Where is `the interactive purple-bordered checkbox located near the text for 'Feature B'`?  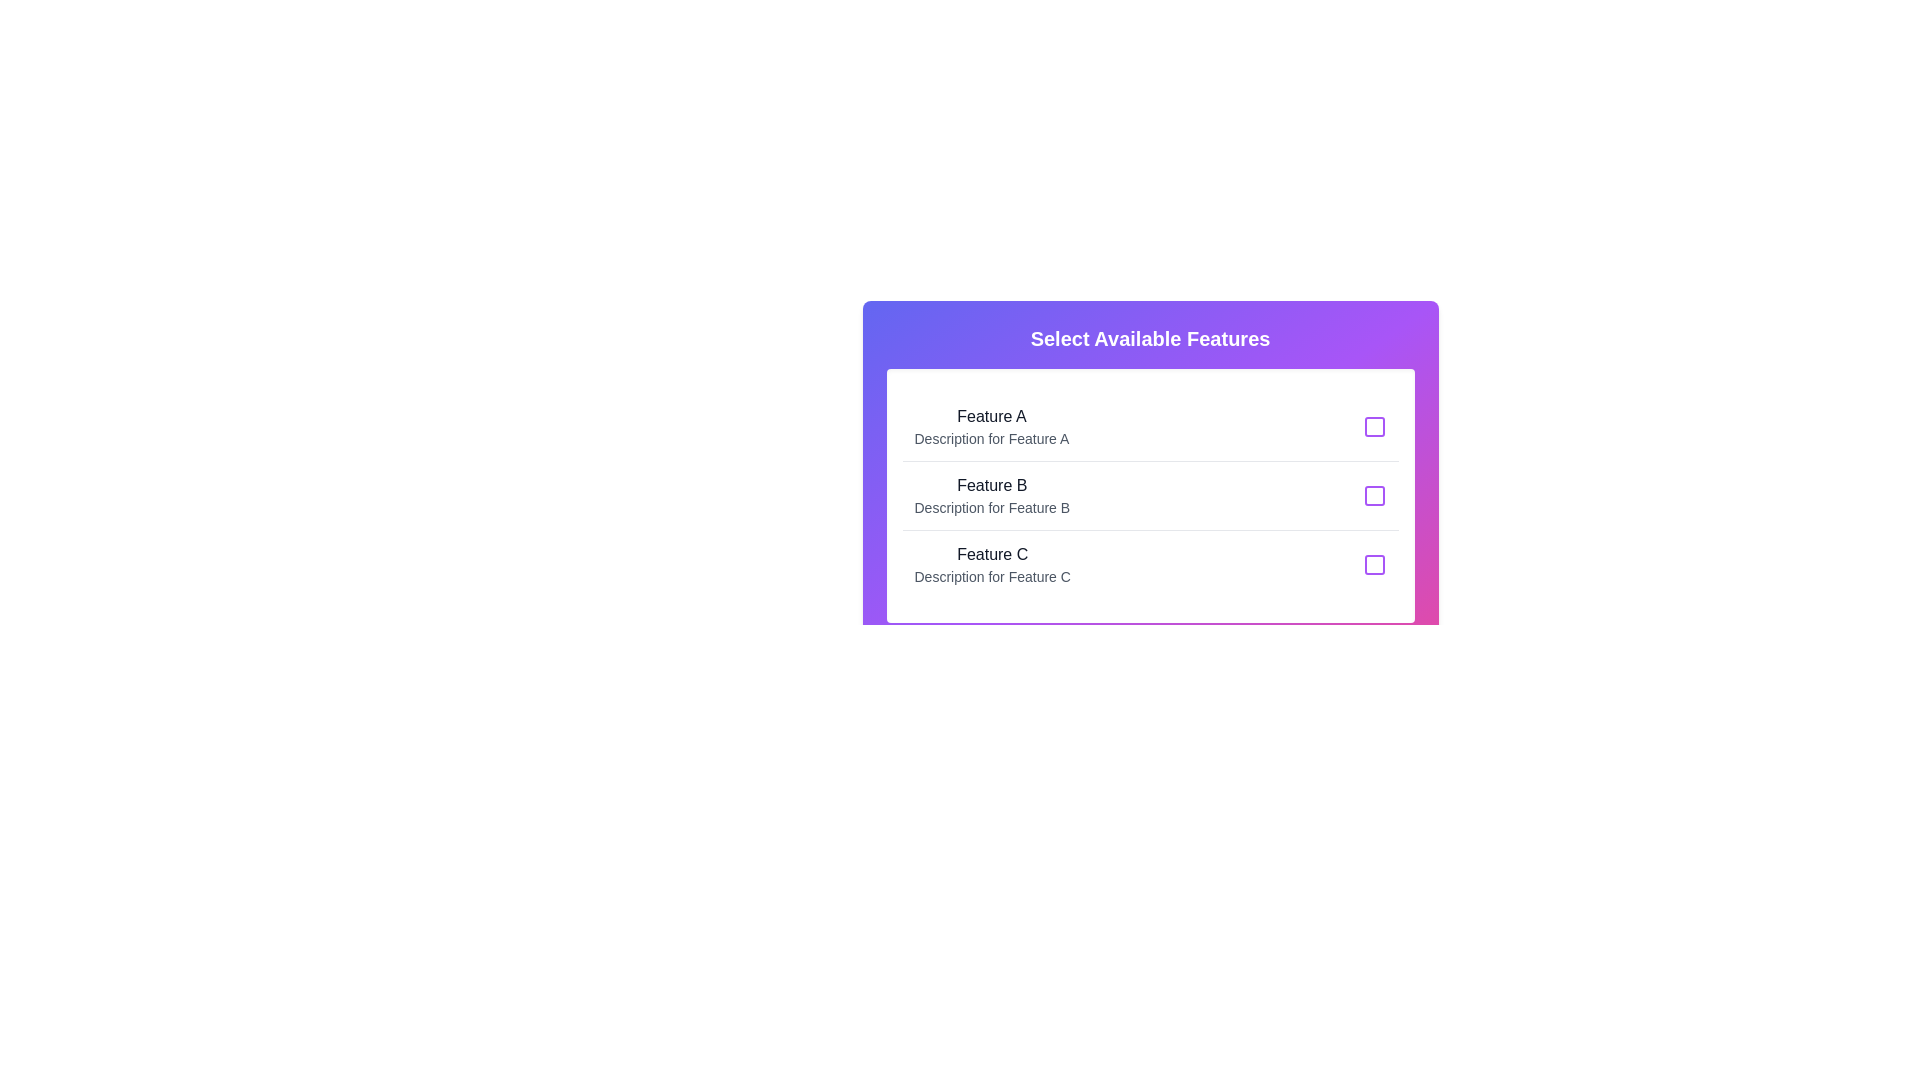 the interactive purple-bordered checkbox located near the text for 'Feature B' is located at coordinates (1373, 495).